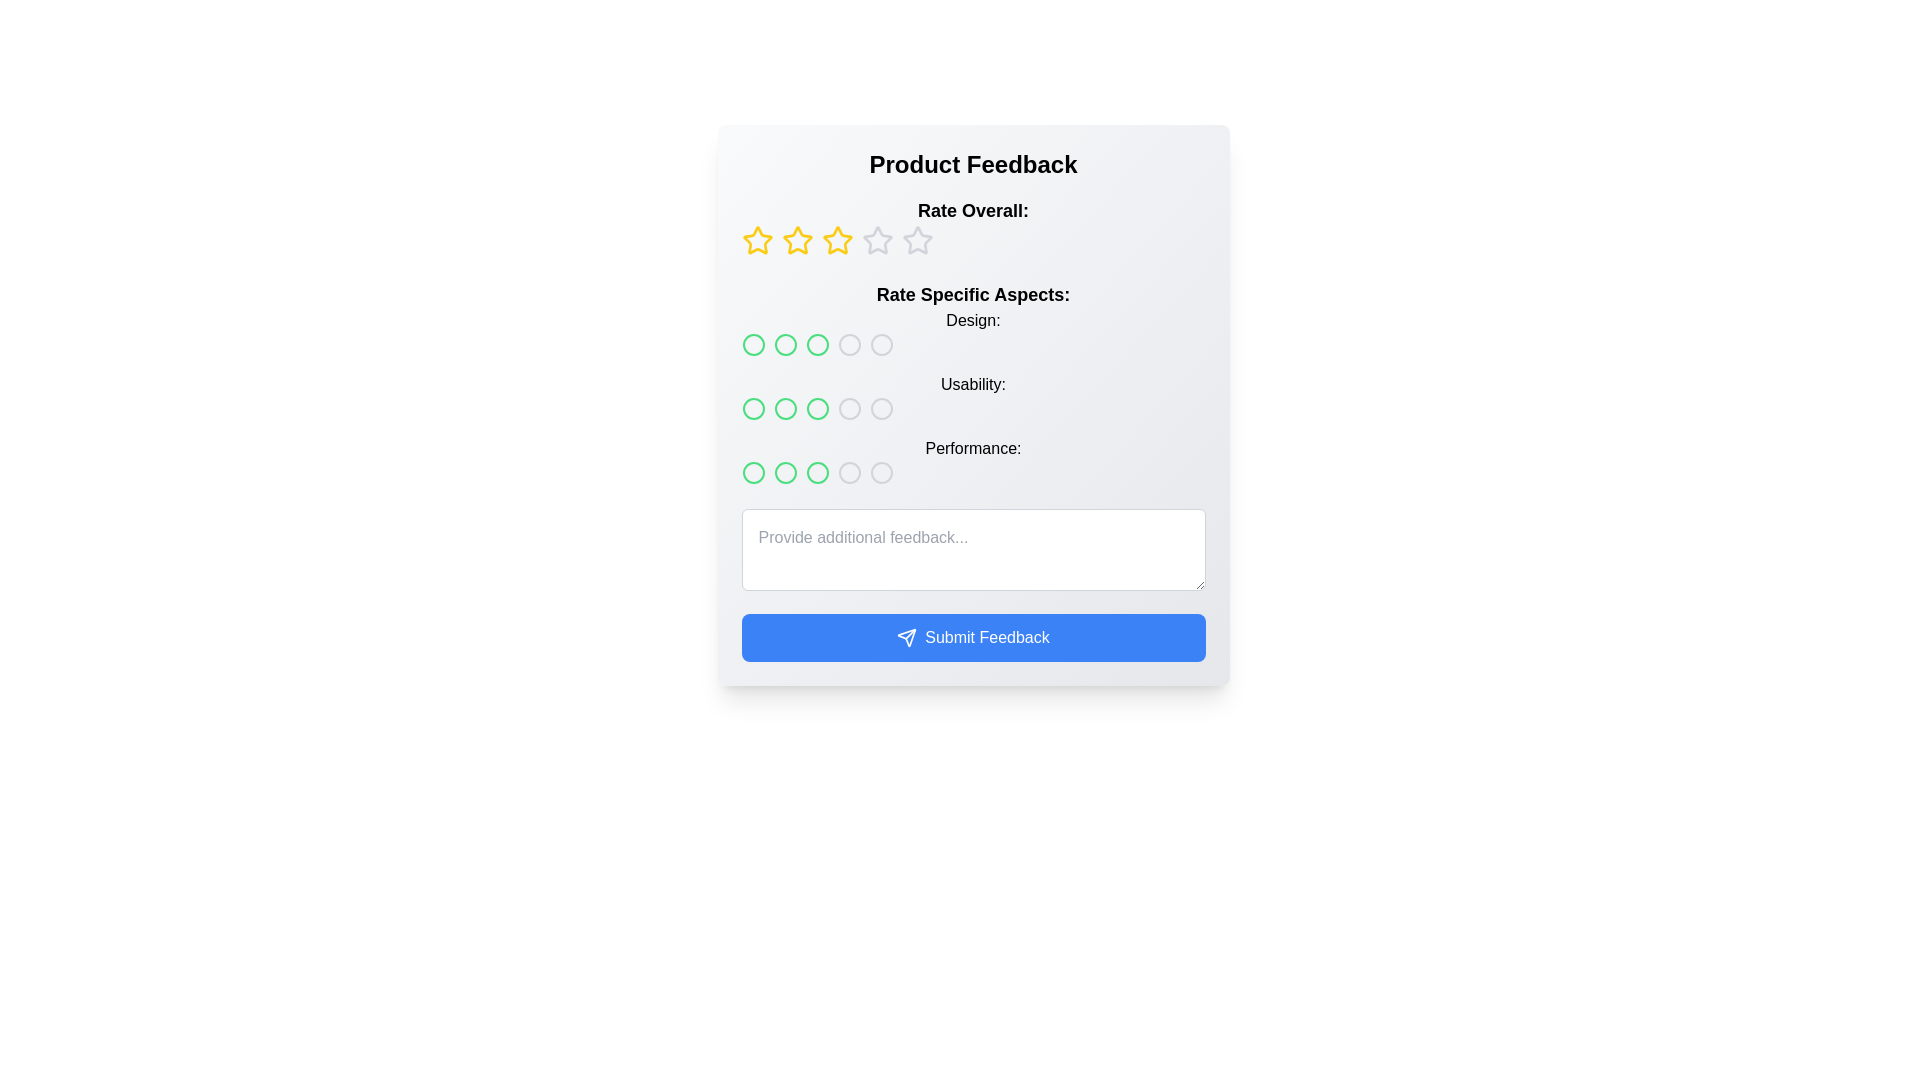 The width and height of the screenshot is (1920, 1080). I want to click on the second interactive green circle in the 'Rate Specific Aspects: Design' row, so click(817, 343).